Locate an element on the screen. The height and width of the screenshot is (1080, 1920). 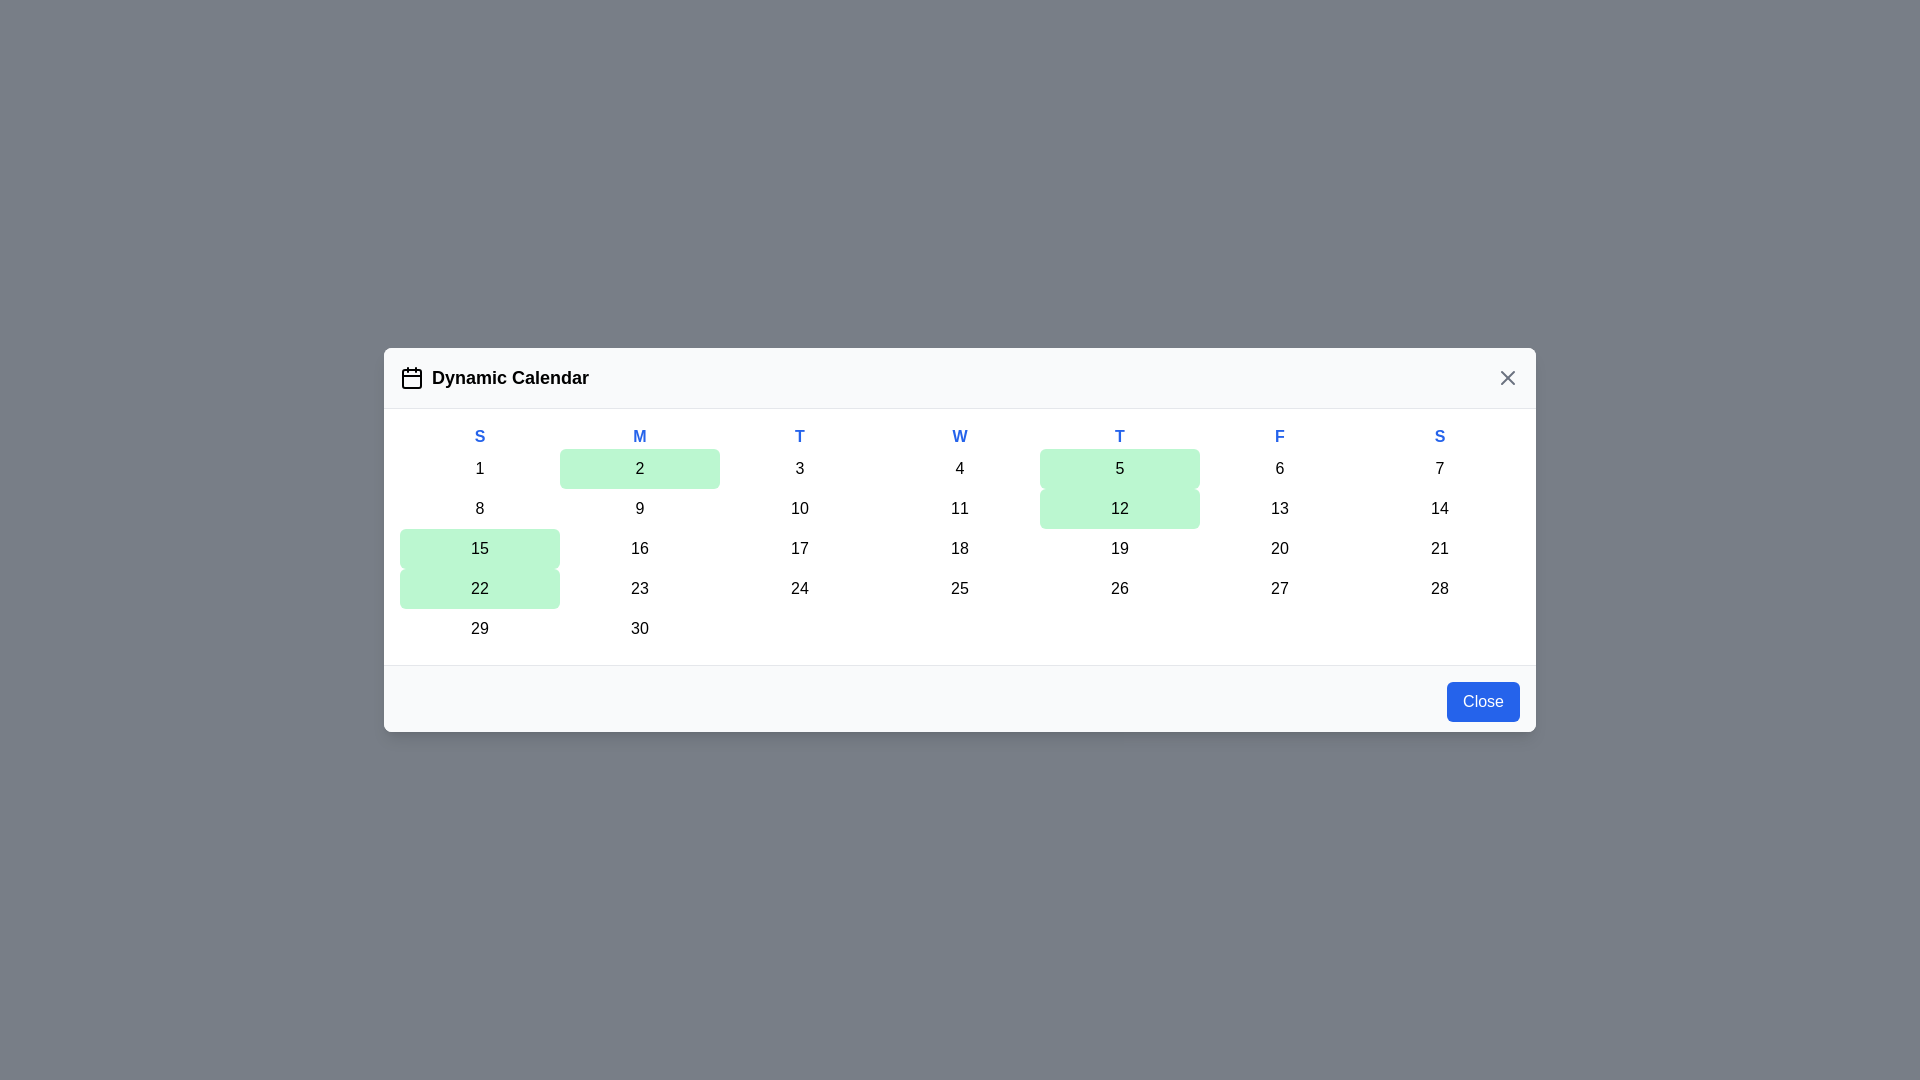
the day cell corresponding to 5 is located at coordinates (1118, 469).